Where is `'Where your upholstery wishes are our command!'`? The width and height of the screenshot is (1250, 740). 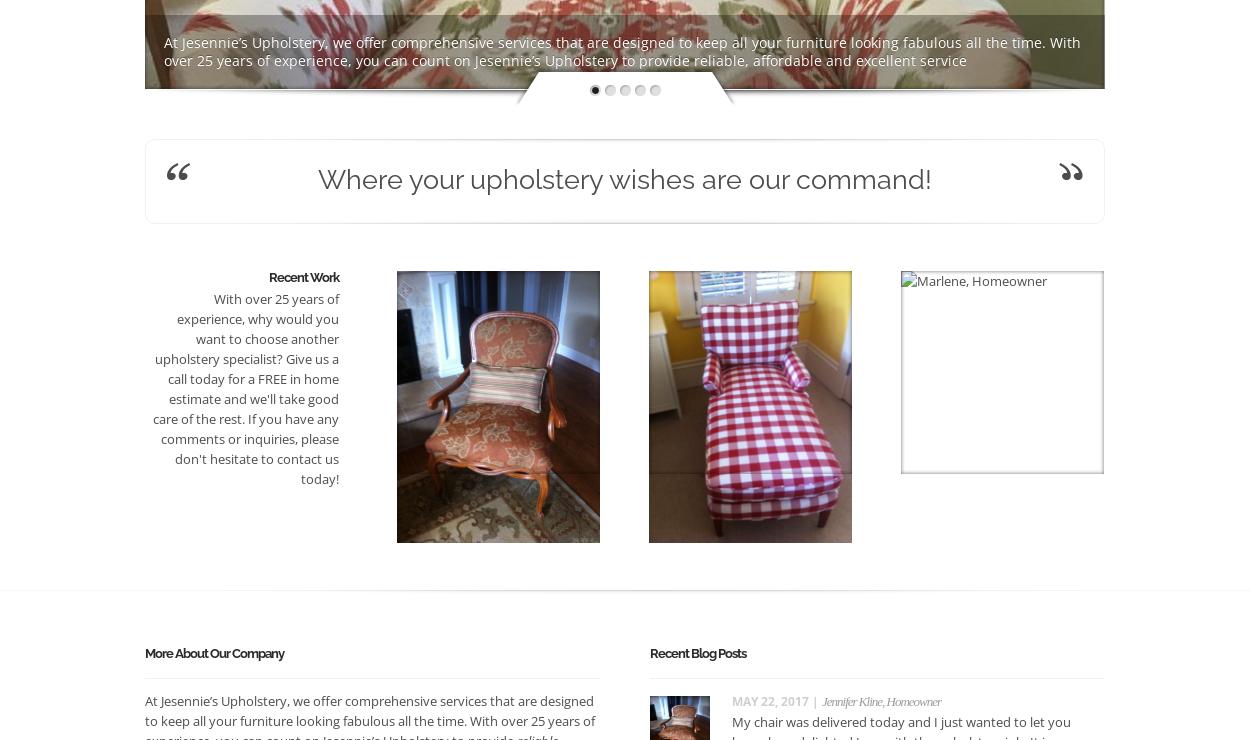 'Where your upholstery wishes are our command!' is located at coordinates (625, 179).